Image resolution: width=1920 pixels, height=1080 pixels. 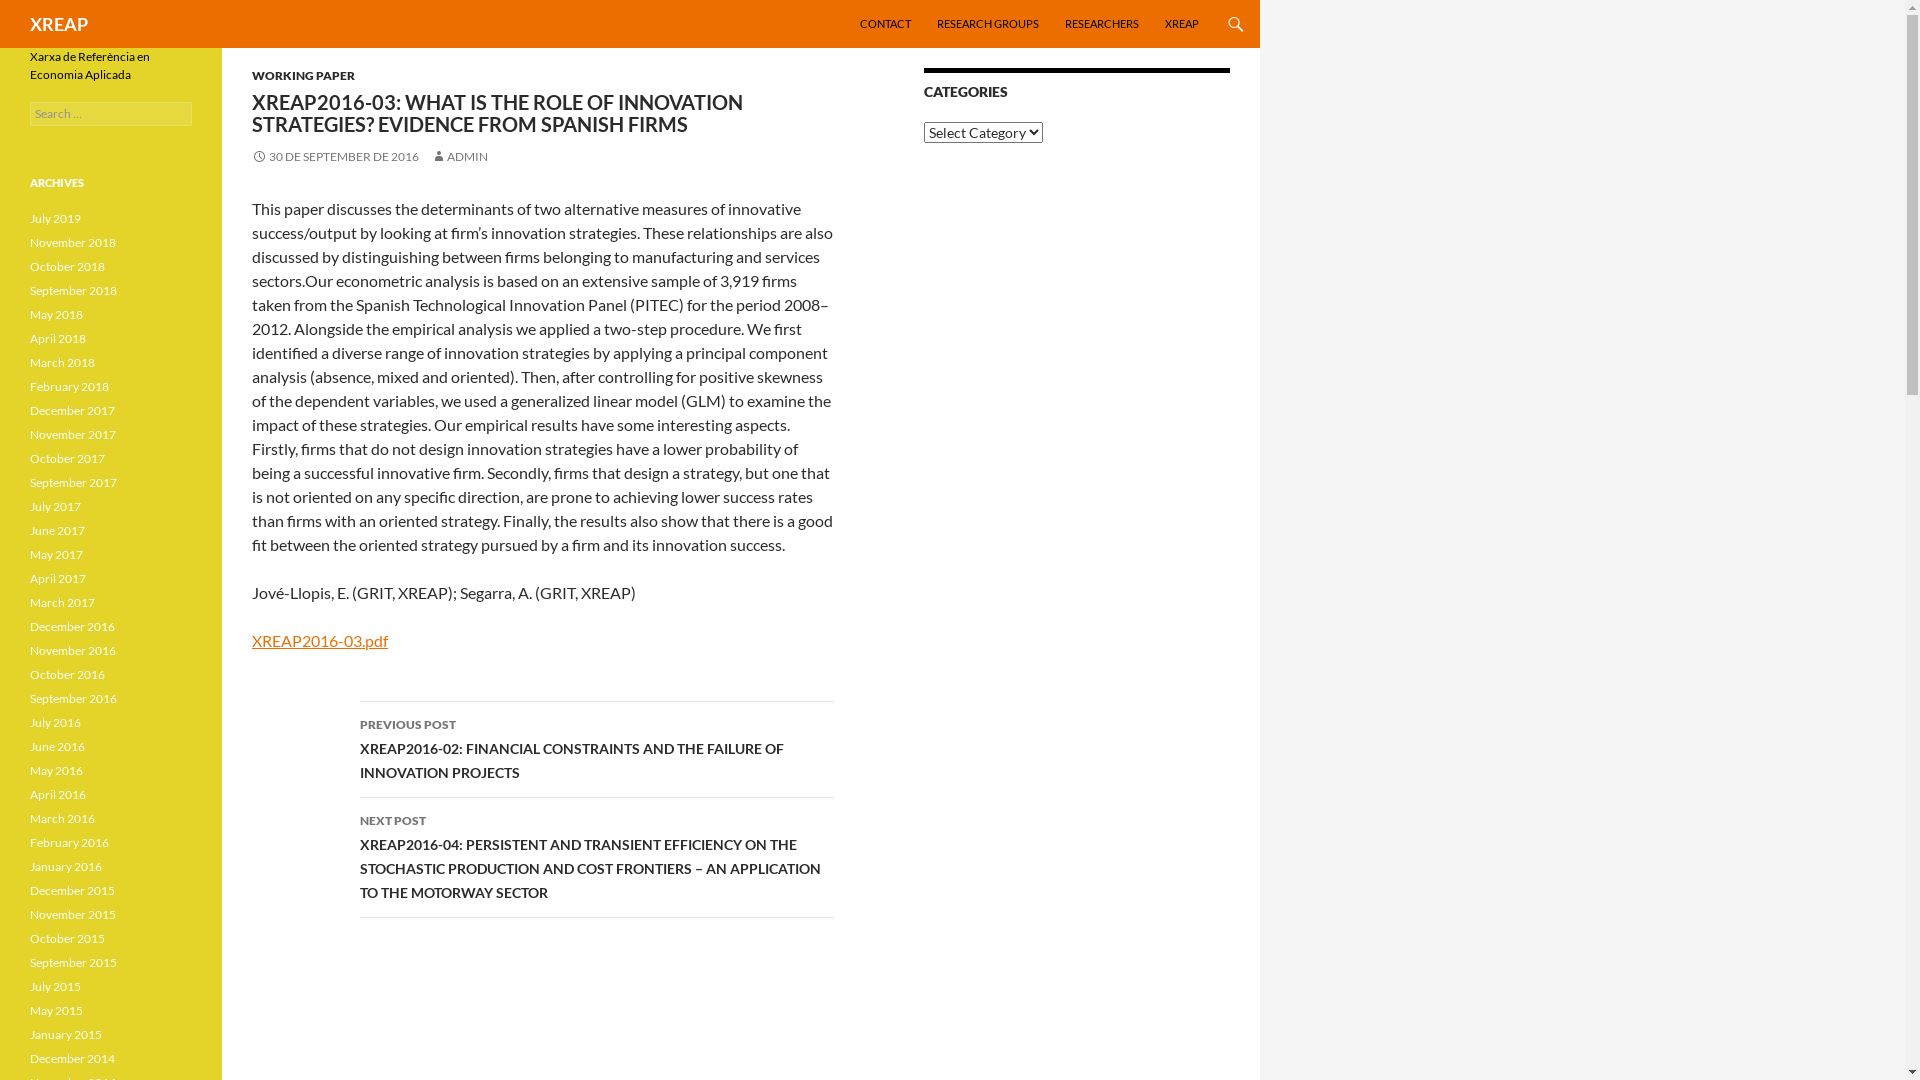 What do you see at coordinates (335, 155) in the screenshot?
I see `'30 DE SEPTEMBER DE 2016'` at bounding box center [335, 155].